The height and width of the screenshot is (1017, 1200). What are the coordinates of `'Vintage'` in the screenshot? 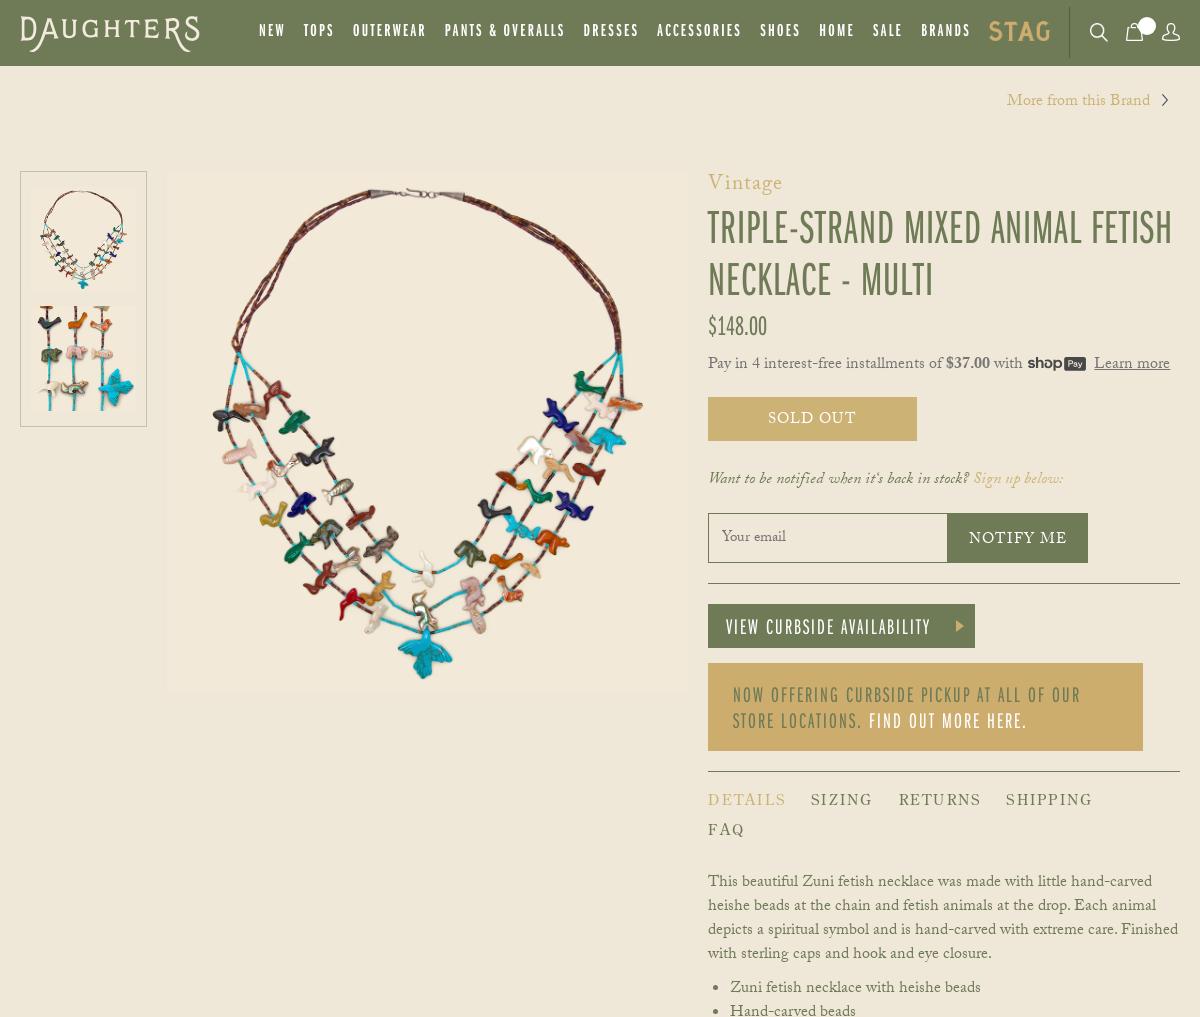 It's located at (708, 186).